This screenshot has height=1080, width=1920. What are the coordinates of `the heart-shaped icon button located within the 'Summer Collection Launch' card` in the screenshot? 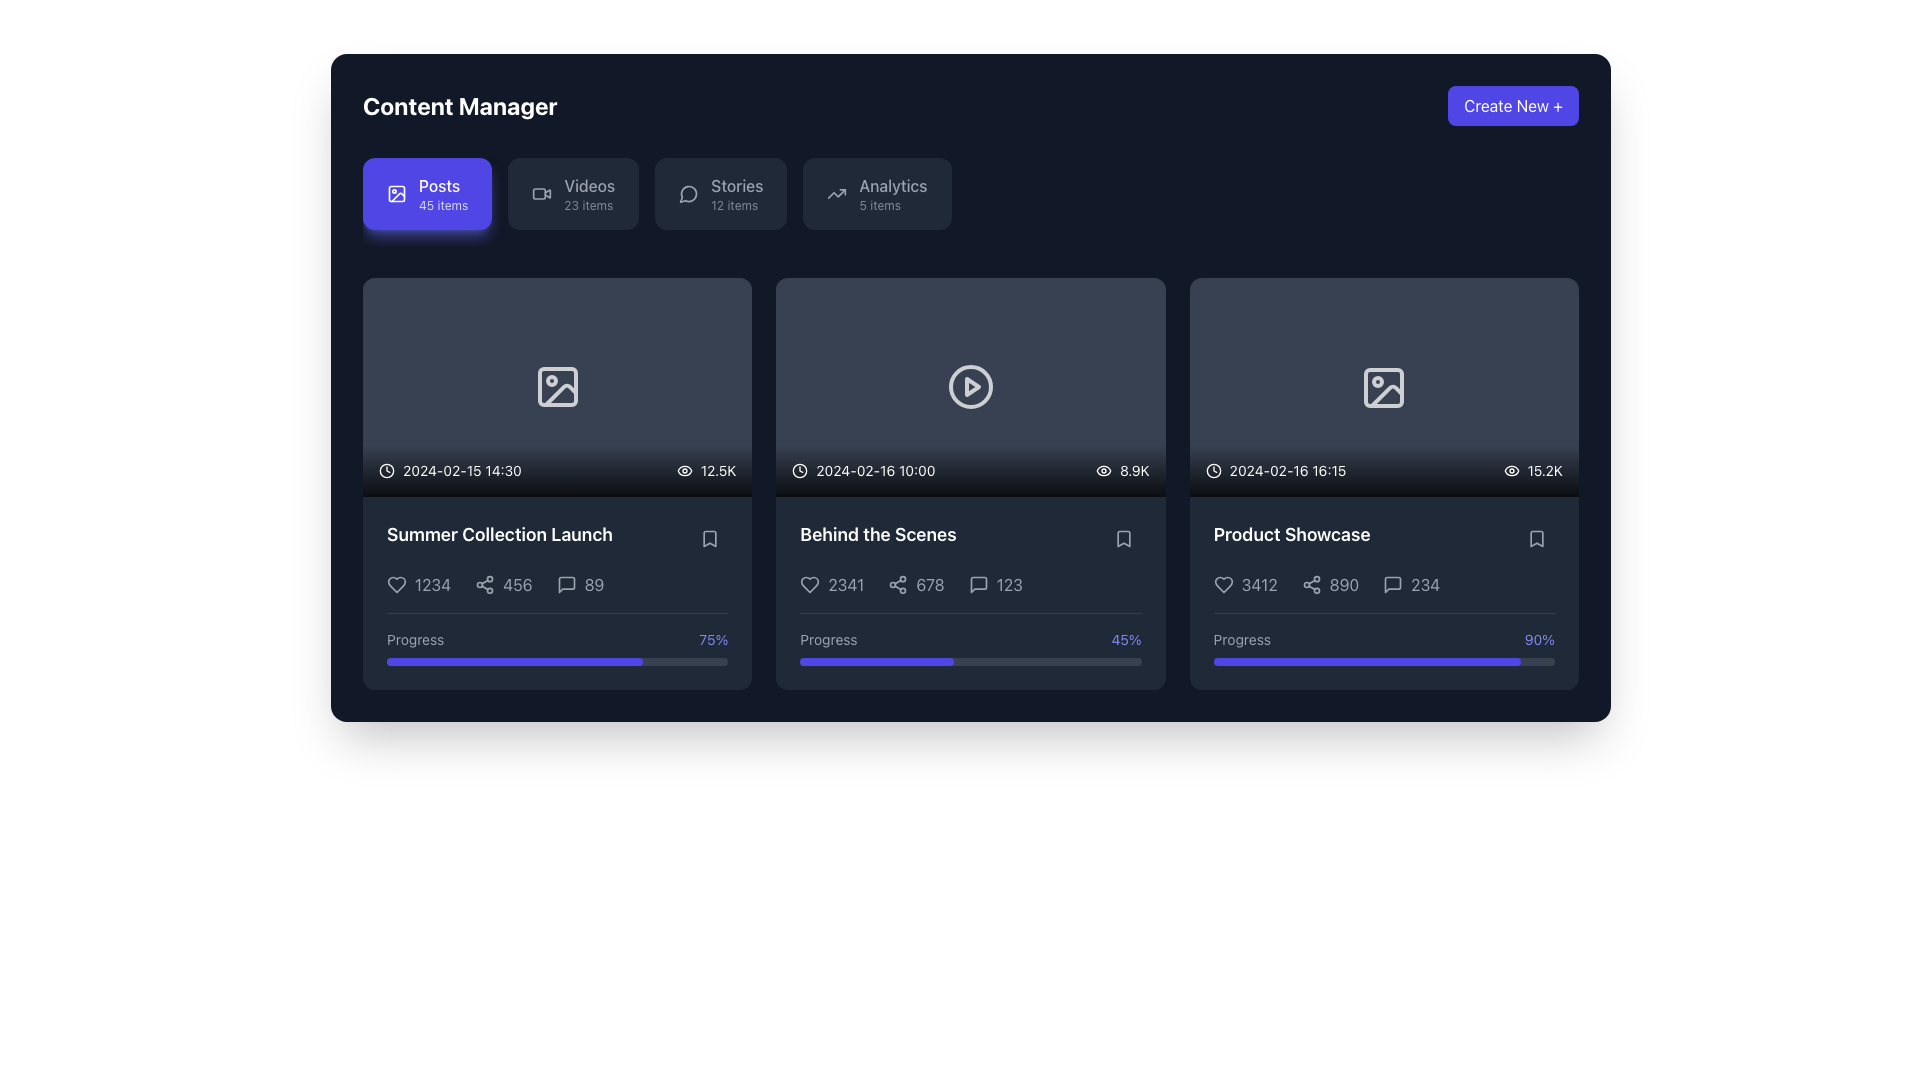 It's located at (397, 583).